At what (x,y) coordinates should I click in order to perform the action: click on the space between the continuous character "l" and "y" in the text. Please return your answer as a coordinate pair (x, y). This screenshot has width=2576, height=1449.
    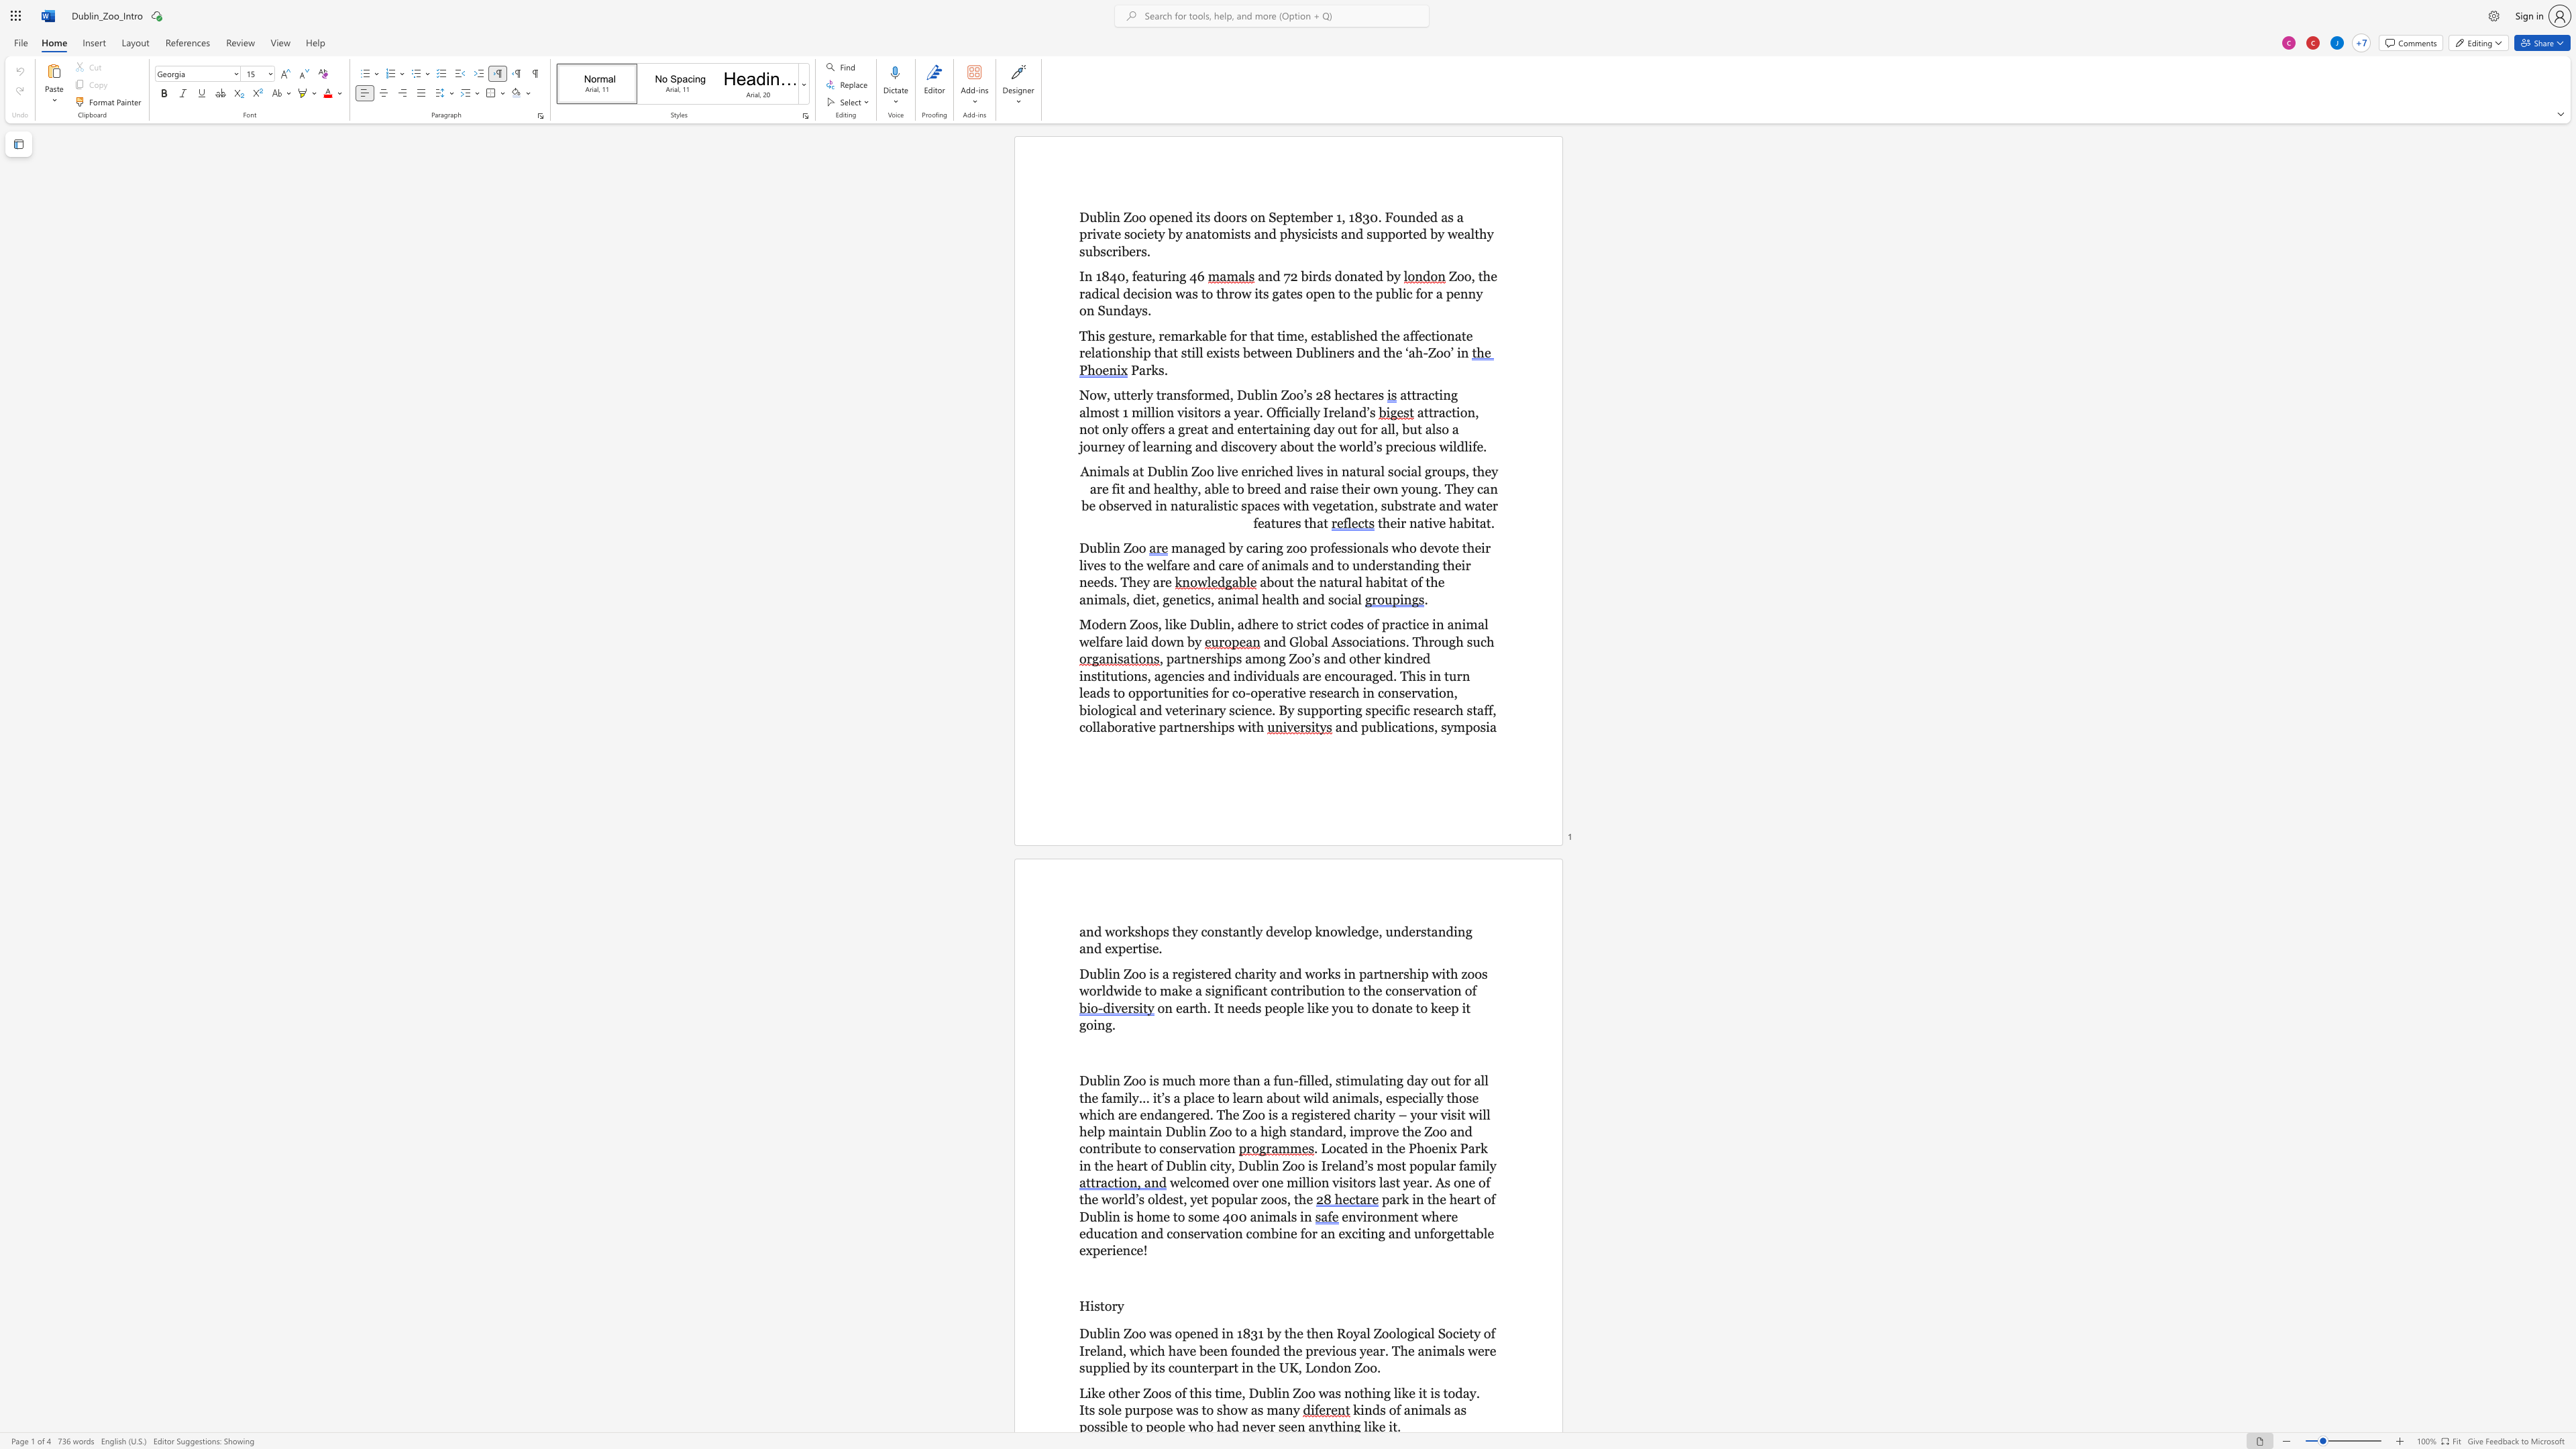
    Looking at the image, I should click on (1132, 1096).